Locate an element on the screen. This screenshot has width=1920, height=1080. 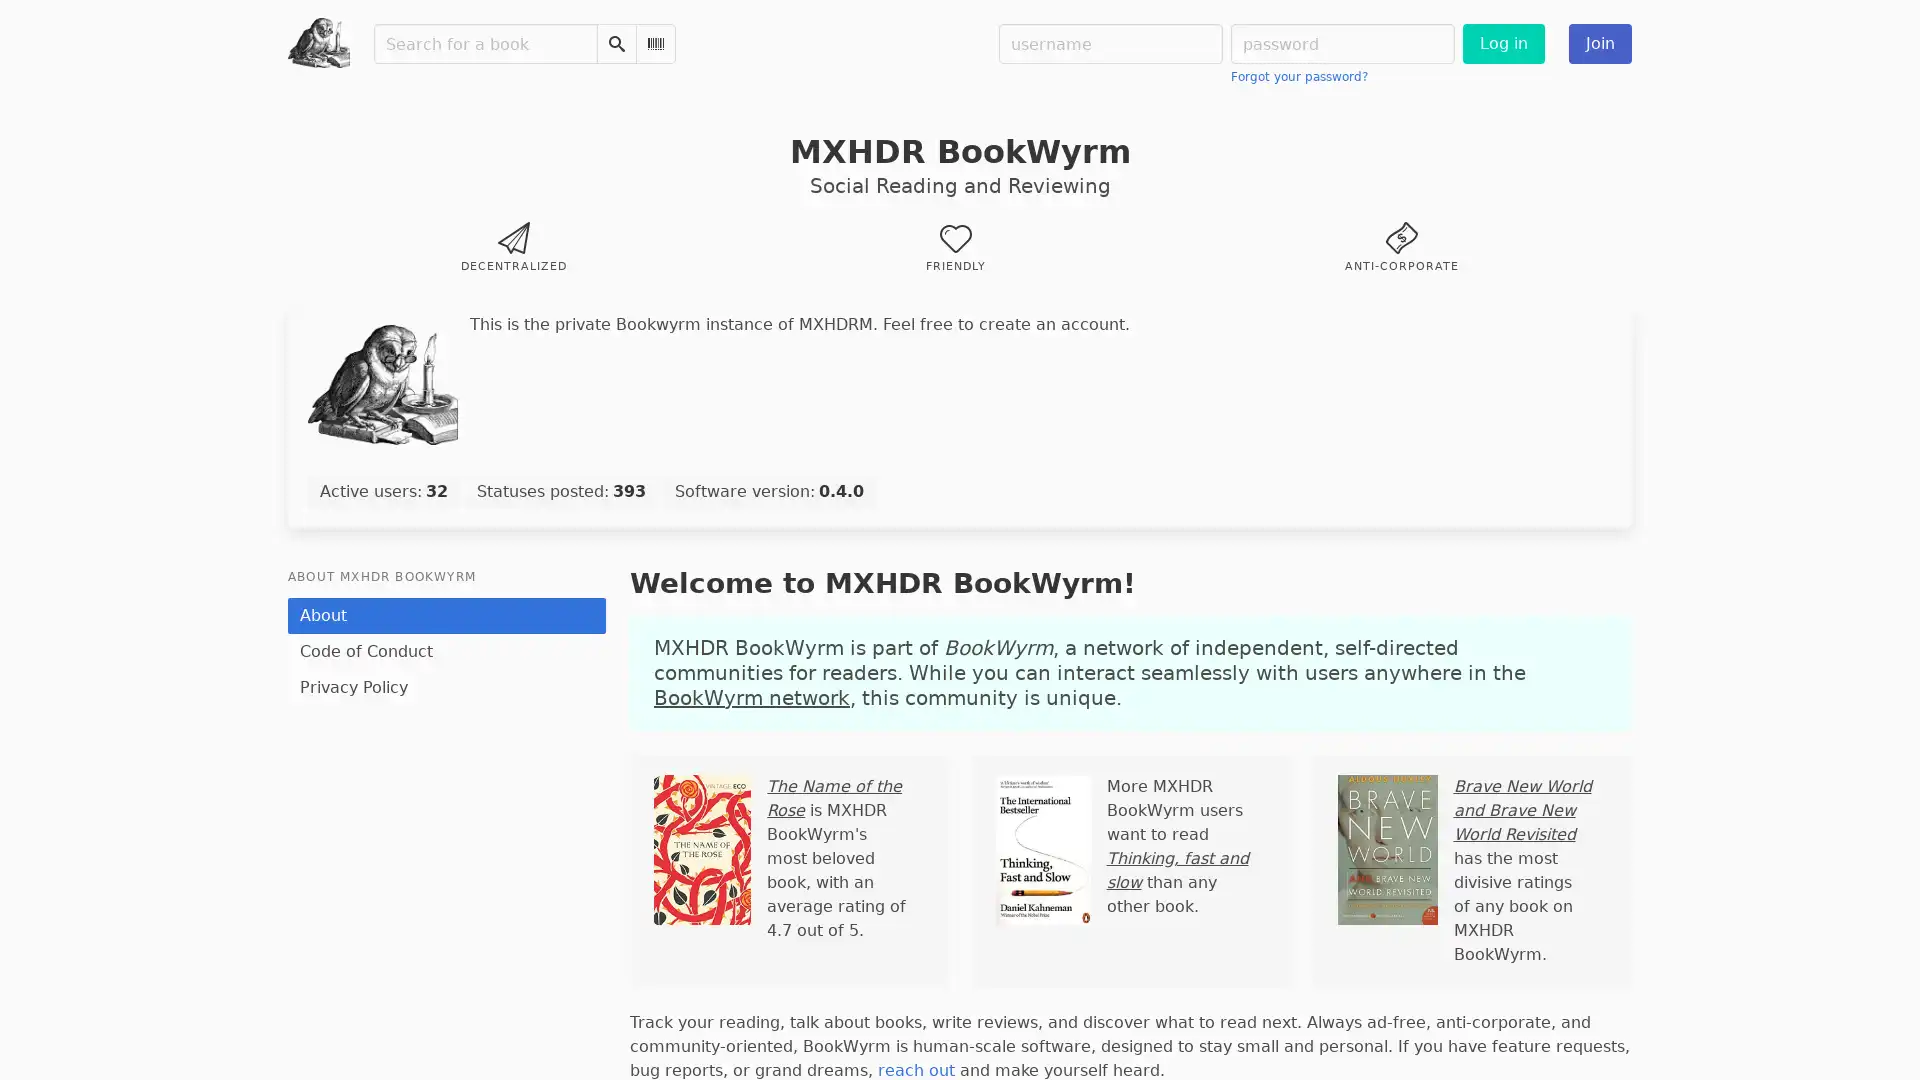
Log in is located at coordinates (1503, 43).